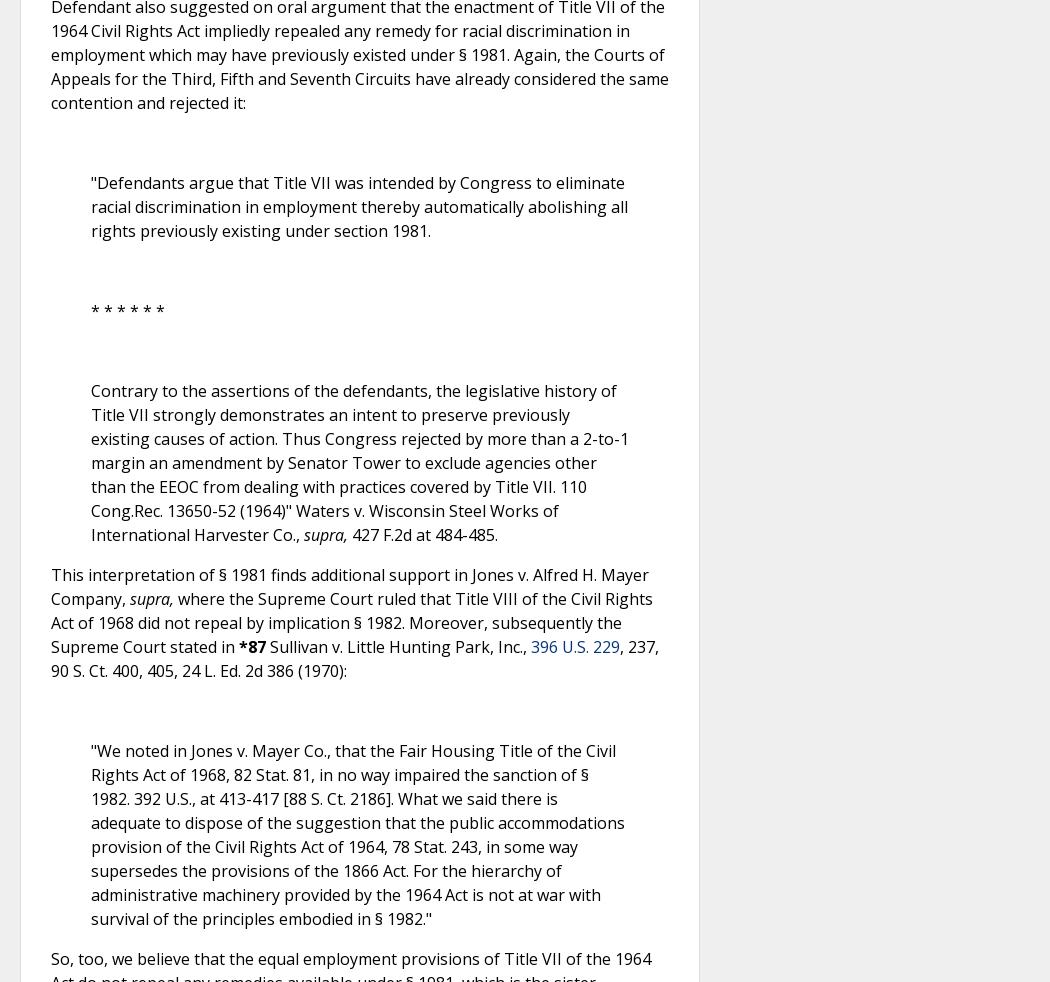  I want to click on '*87', so click(238, 646).